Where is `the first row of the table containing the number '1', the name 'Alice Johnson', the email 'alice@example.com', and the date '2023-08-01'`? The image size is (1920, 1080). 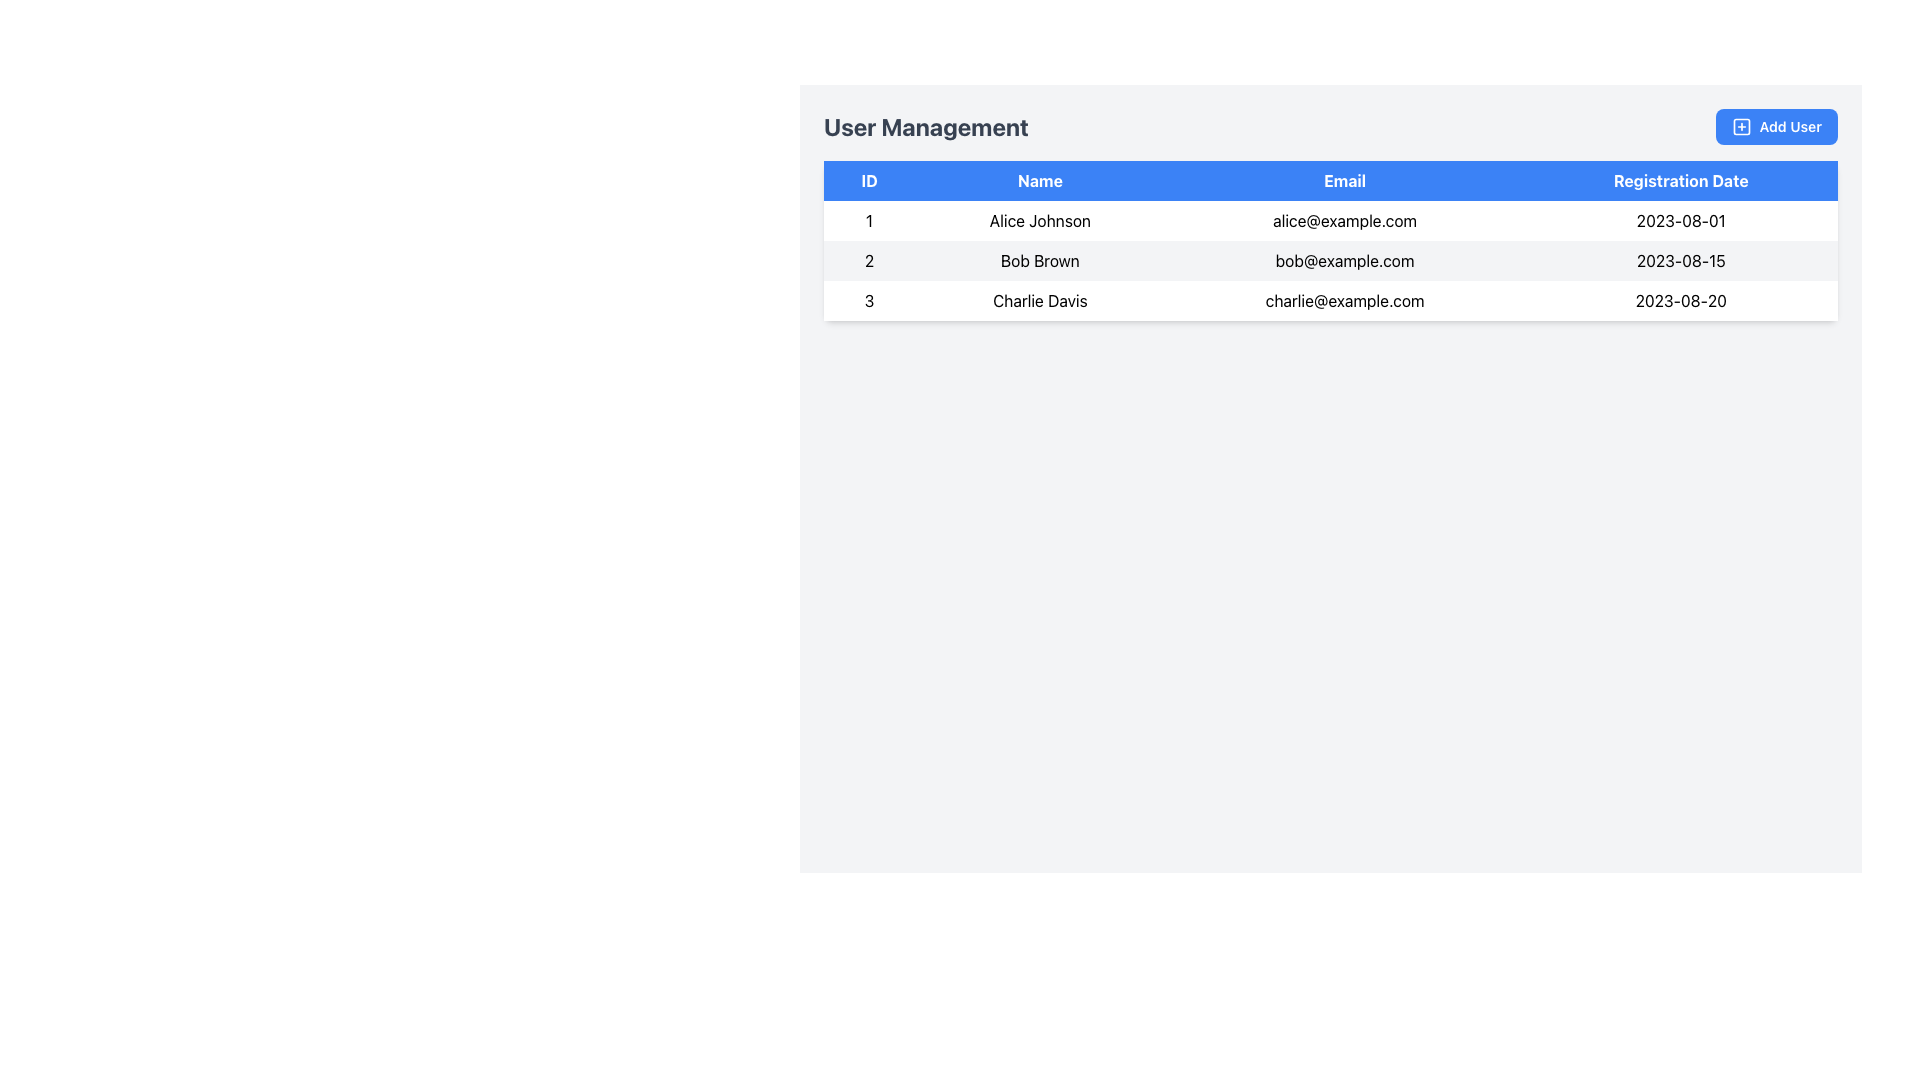 the first row of the table containing the number '1', the name 'Alice Johnson', the email 'alice@example.com', and the date '2023-08-01' is located at coordinates (1330, 220).